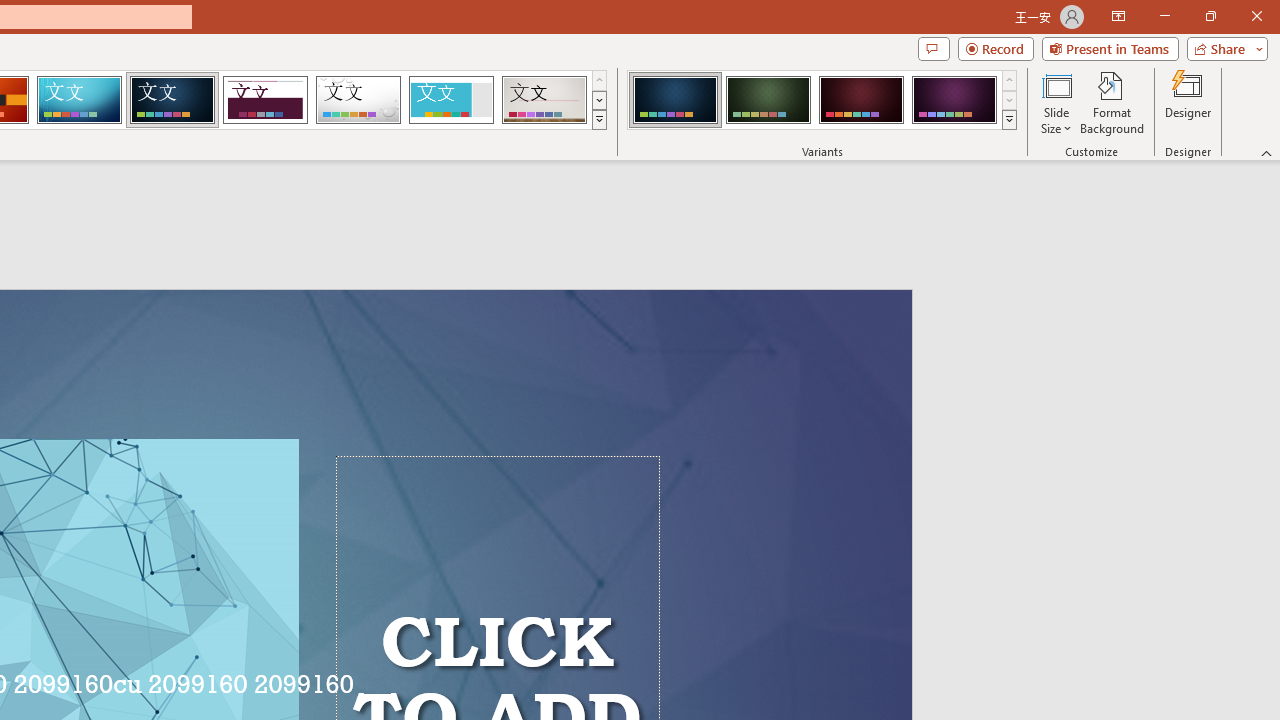 Image resolution: width=1280 pixels, height=720 pixels. Describe the element at coordinates (675, 100) in the screenshot. I see `'Damask Variant 1'` at that location.